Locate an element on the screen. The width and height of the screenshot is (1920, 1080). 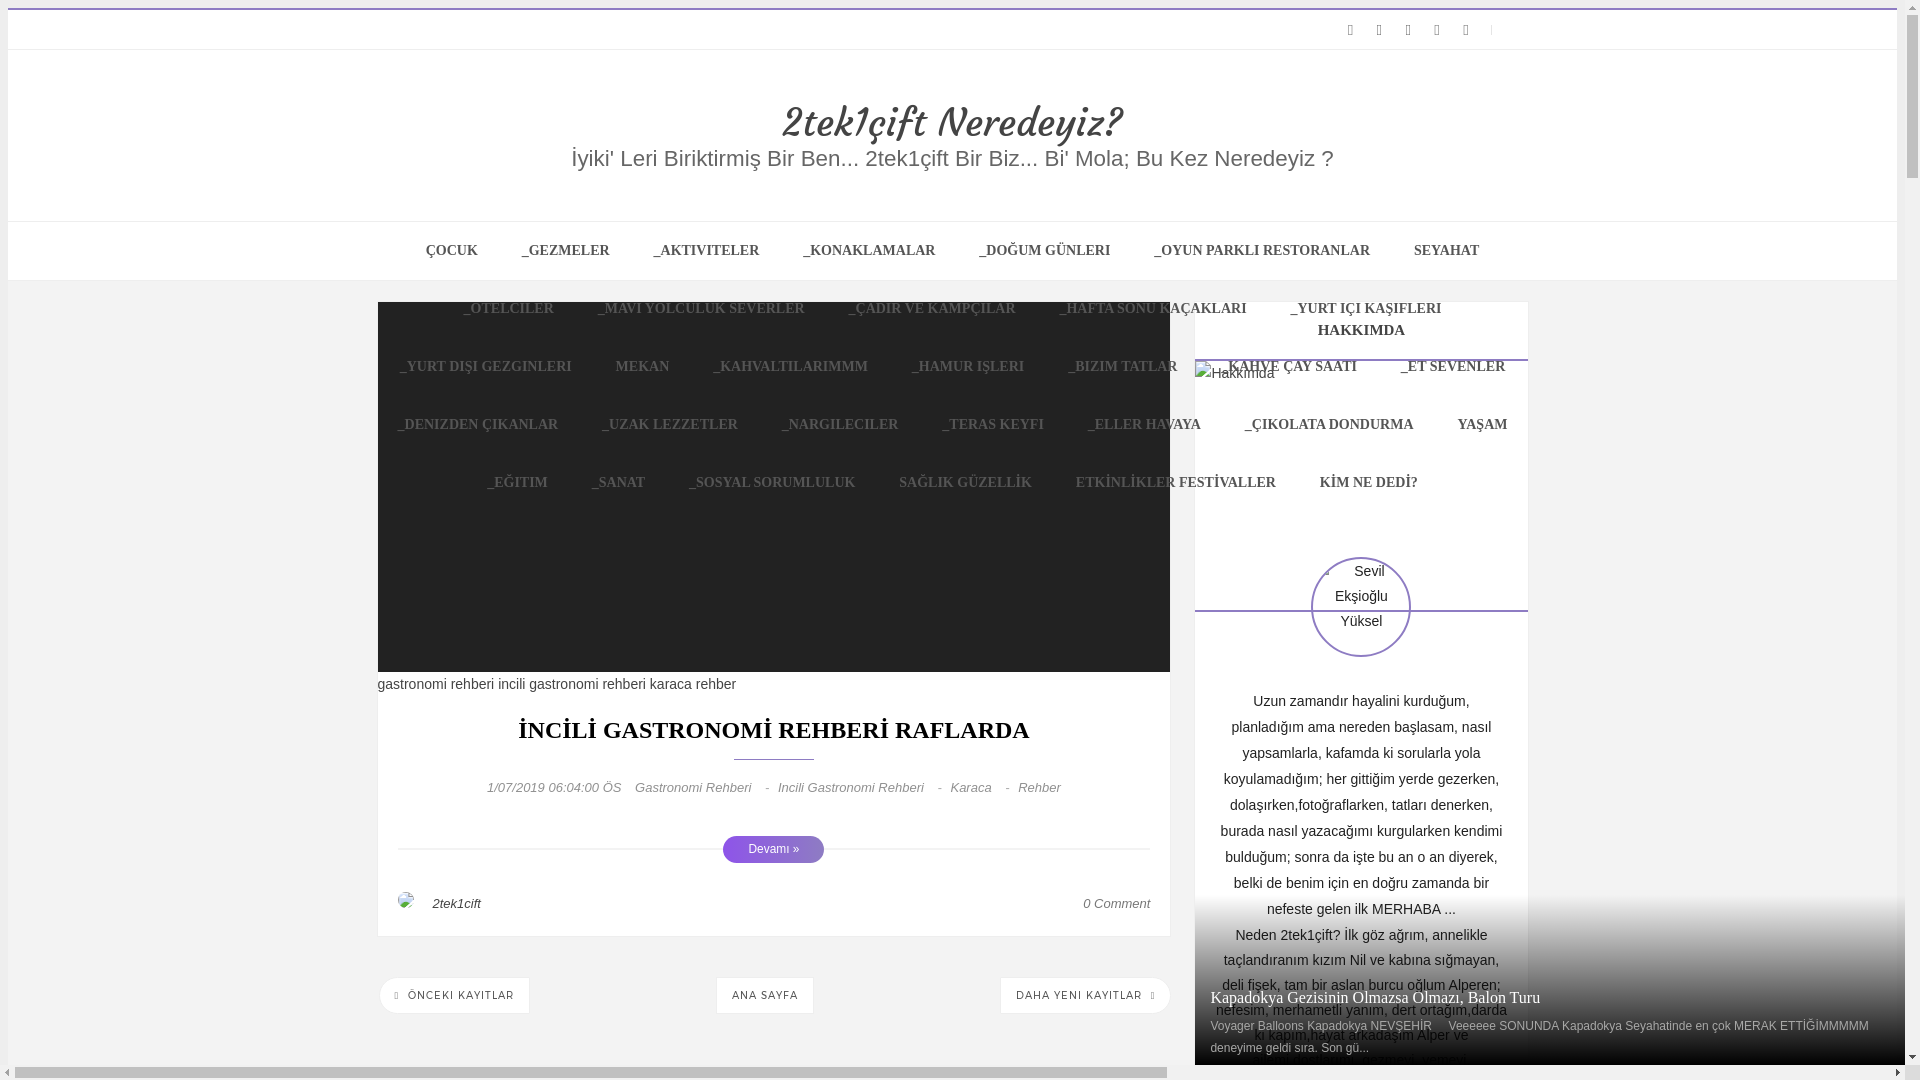
'2tek1cift' is located at coordinates (455, 903).